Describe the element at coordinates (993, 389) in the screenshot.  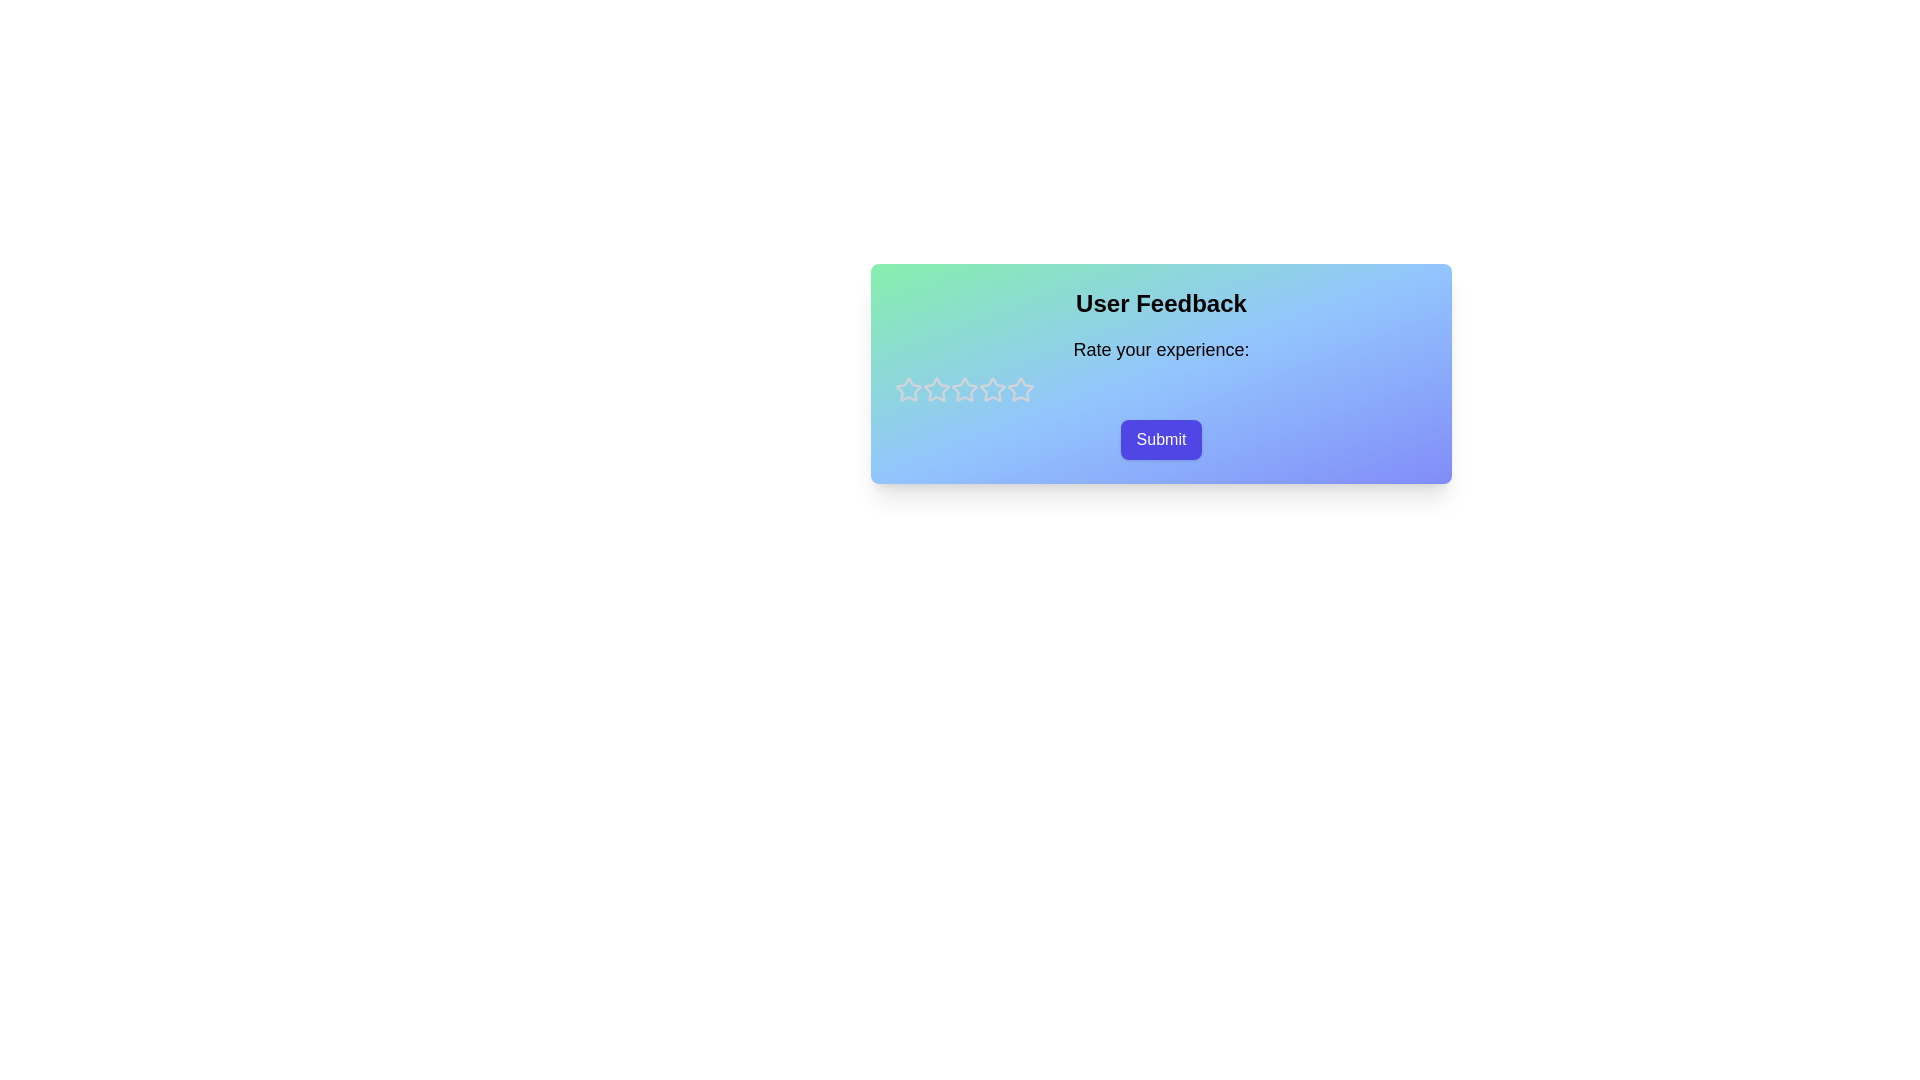
I see `the third star icon in the horizontal row of five star icons to provide a rating` at that location.